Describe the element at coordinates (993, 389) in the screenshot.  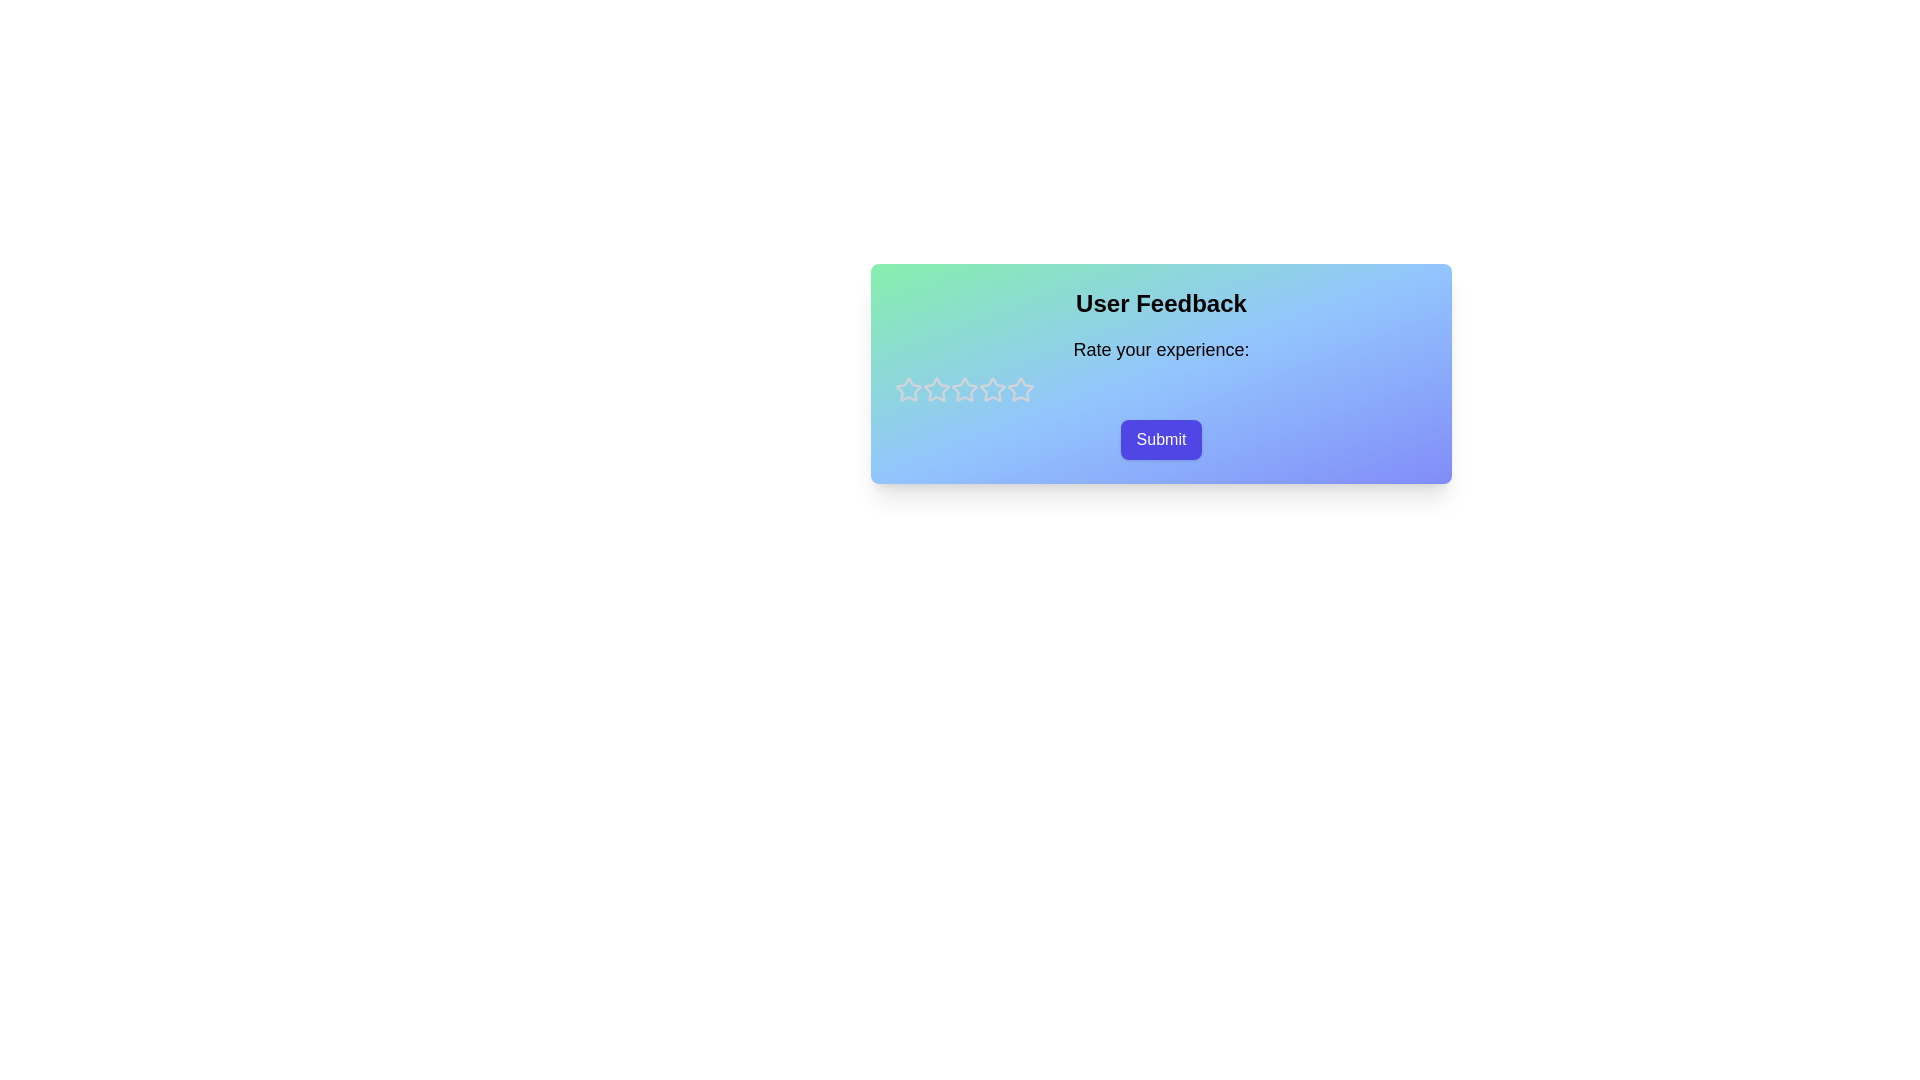
I see `the third star icon in the horizontal row of five star icons to provide a rating` at that location.